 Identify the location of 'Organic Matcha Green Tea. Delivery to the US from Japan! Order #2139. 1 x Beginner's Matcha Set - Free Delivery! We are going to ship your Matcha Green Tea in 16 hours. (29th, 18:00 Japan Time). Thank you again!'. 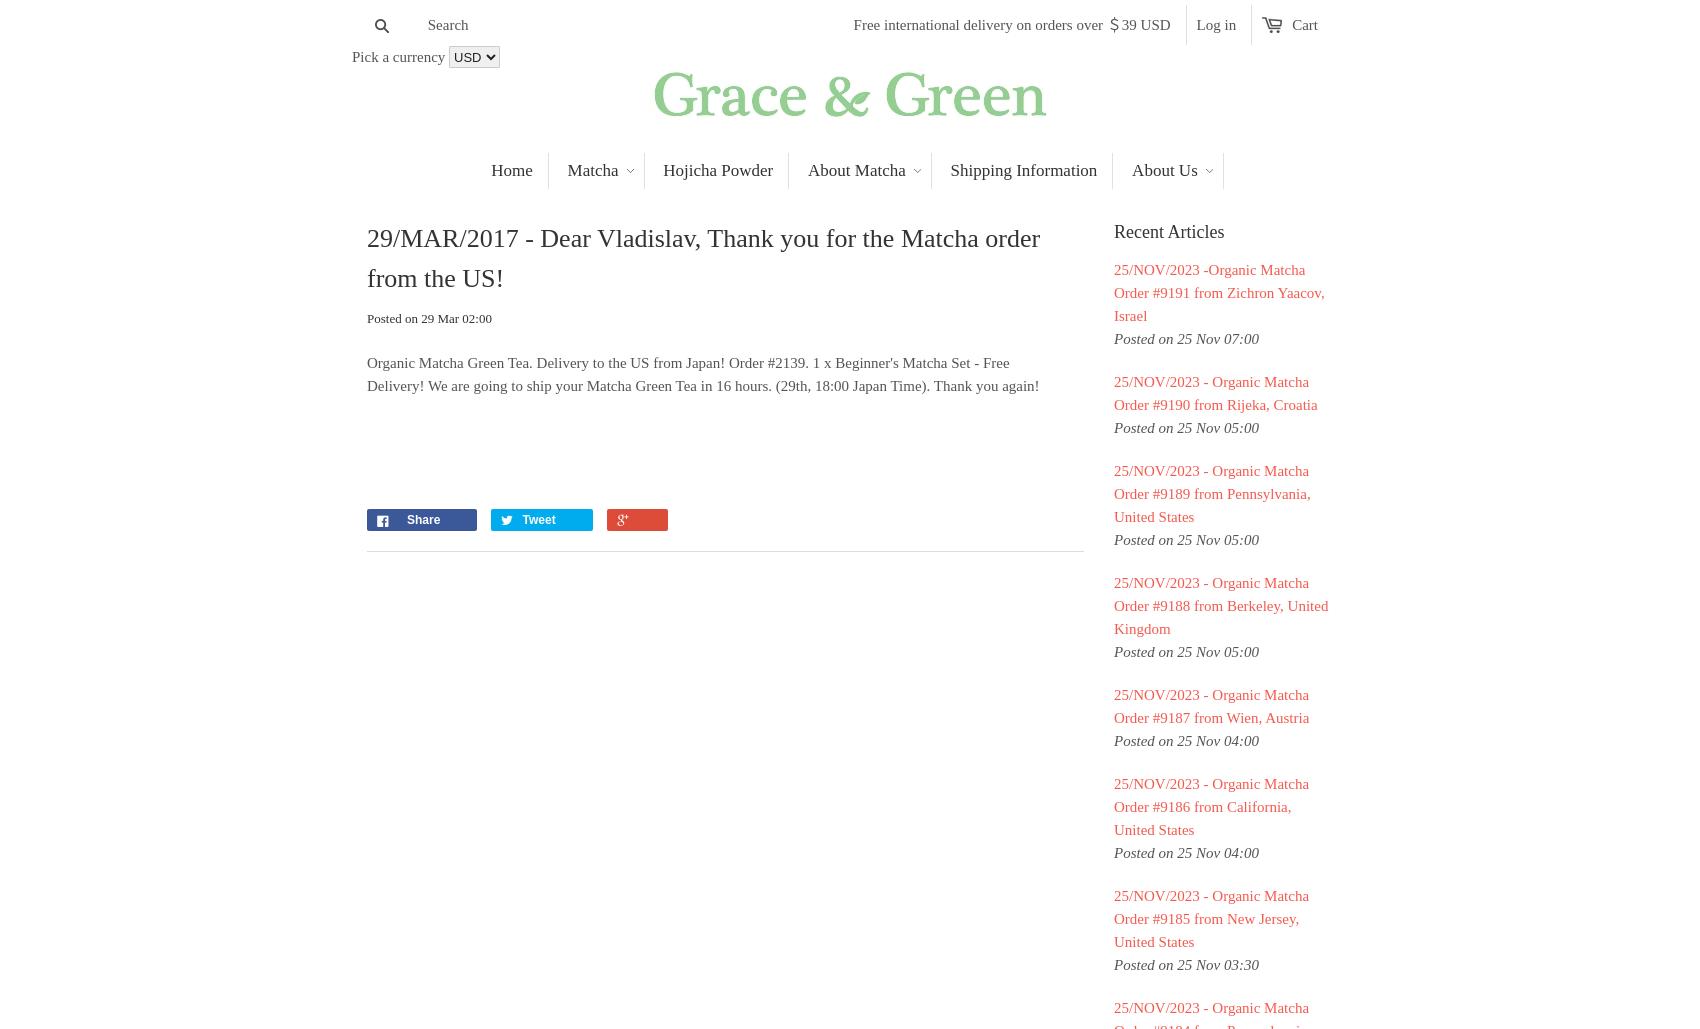
(702, 373).